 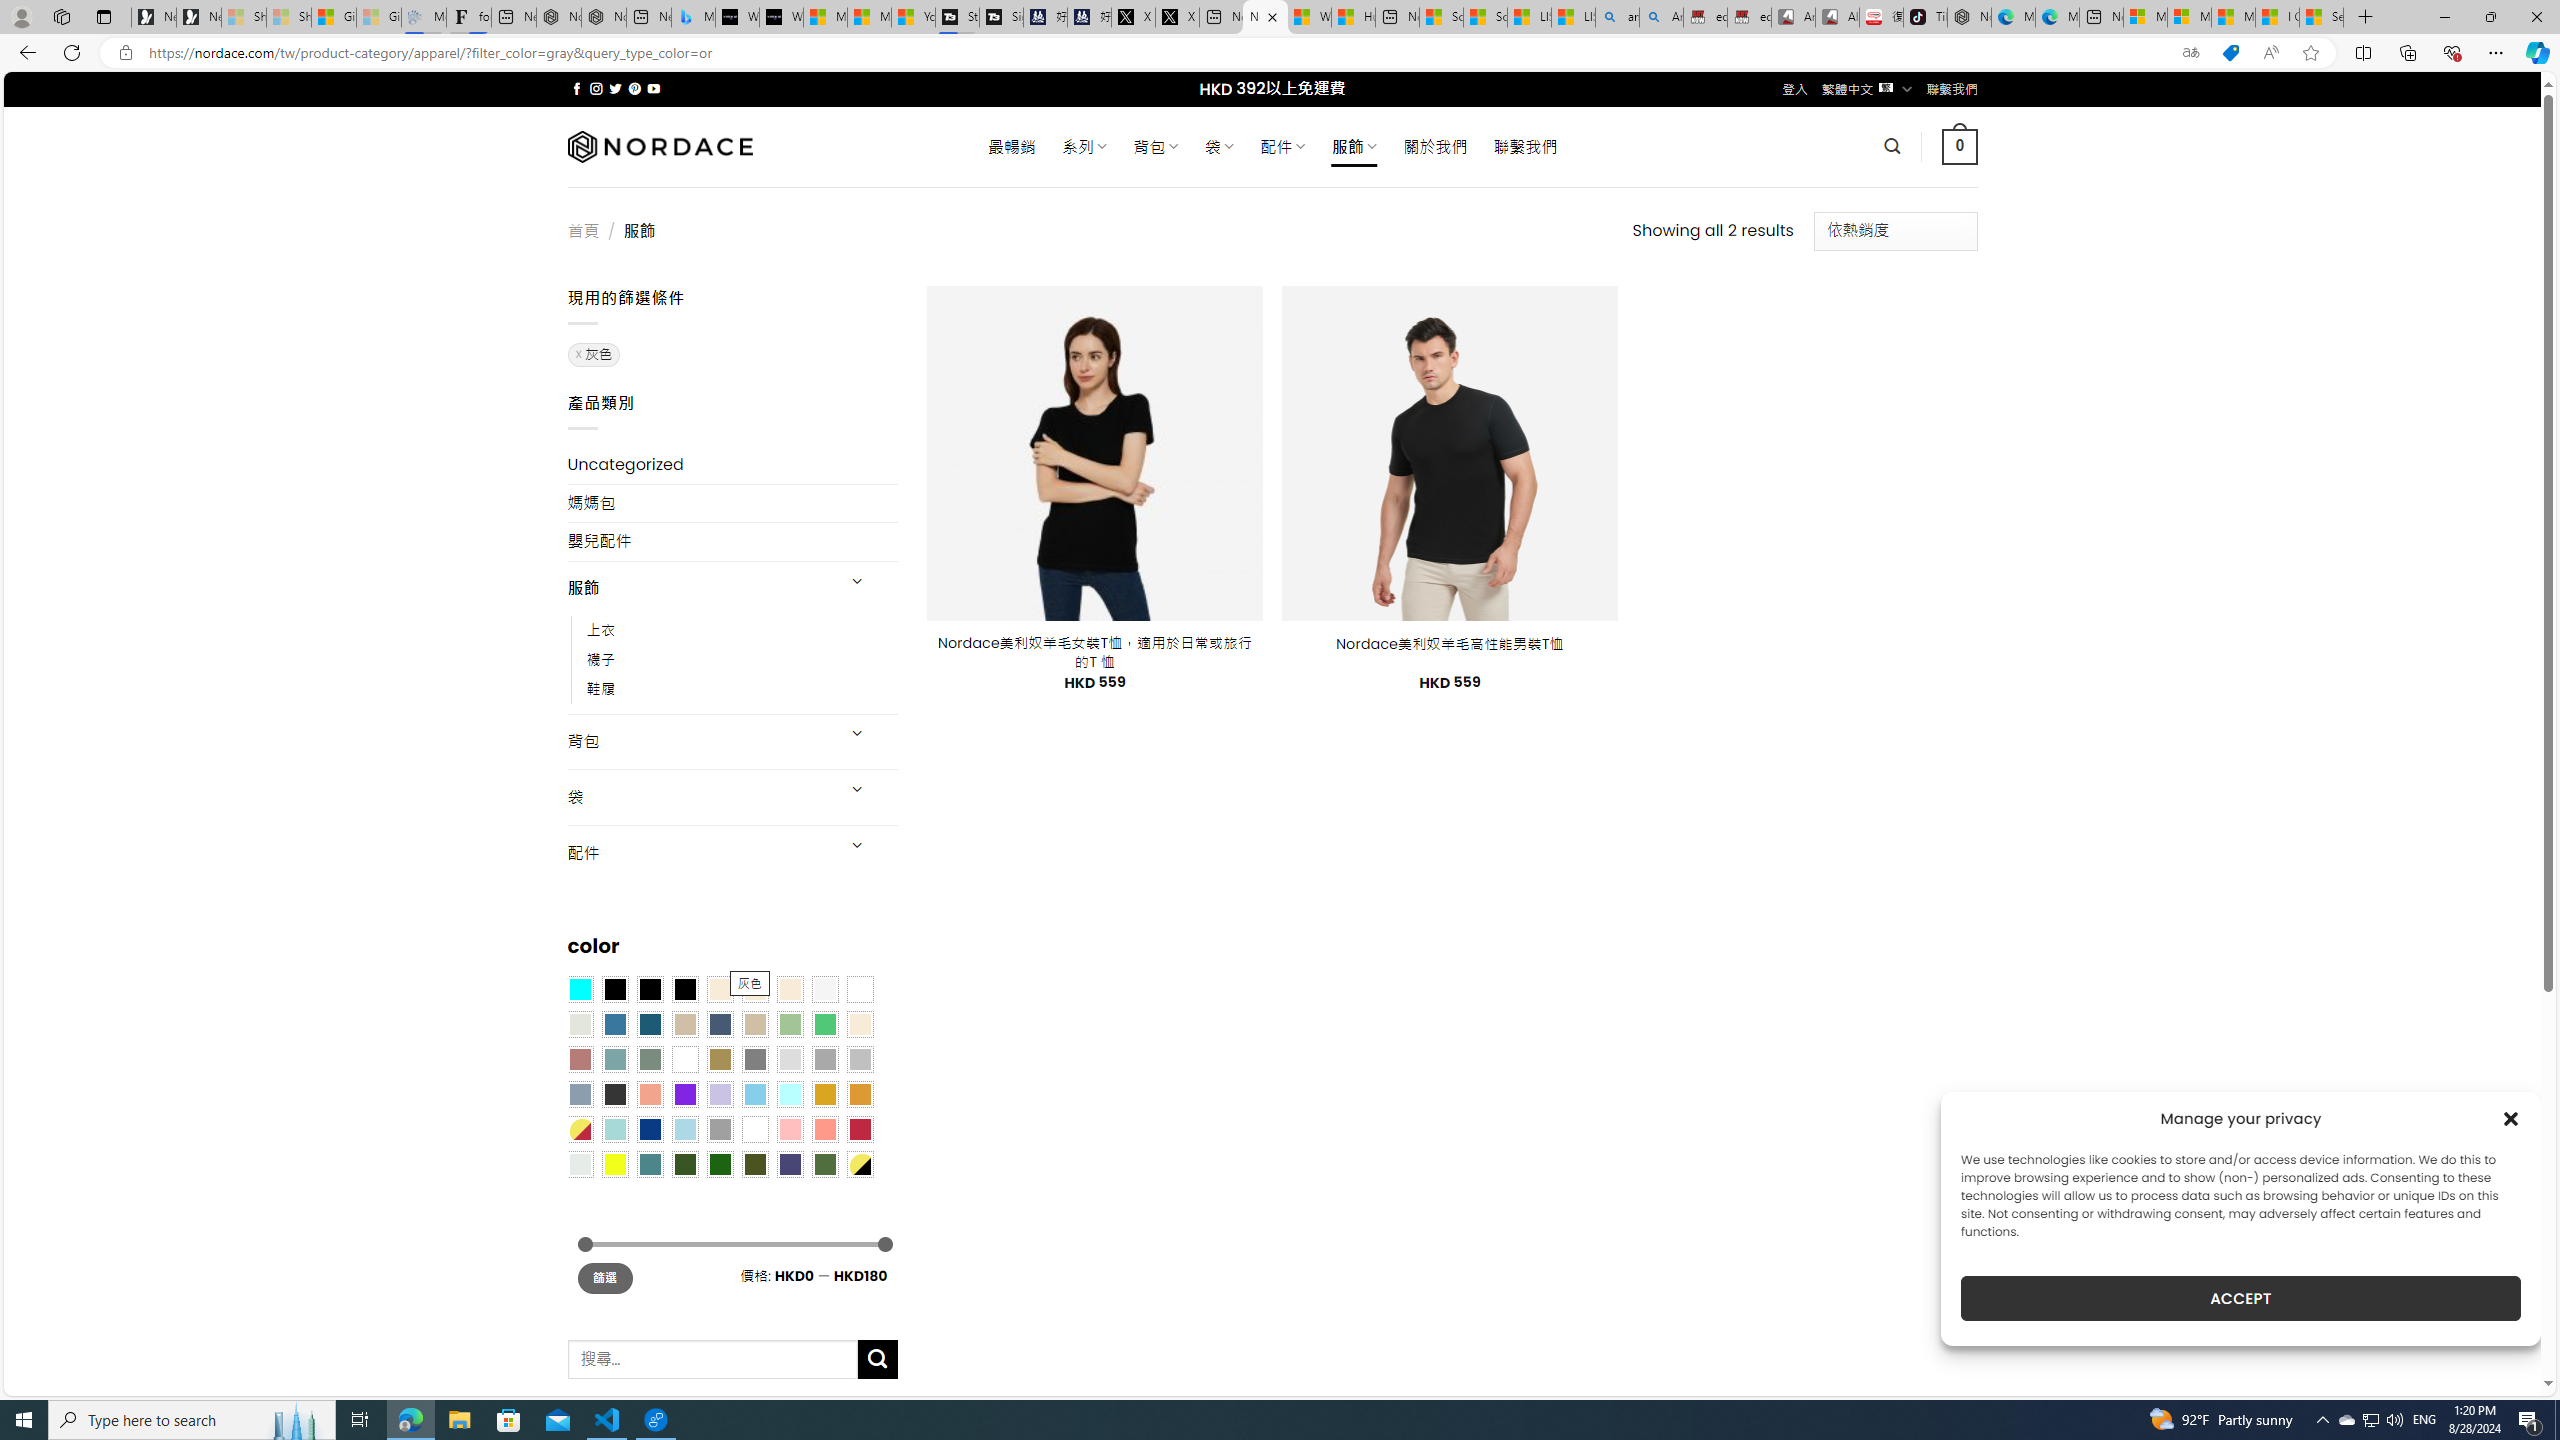 I want to click on 'All Cubot phones', so click(x=1838, y=16).